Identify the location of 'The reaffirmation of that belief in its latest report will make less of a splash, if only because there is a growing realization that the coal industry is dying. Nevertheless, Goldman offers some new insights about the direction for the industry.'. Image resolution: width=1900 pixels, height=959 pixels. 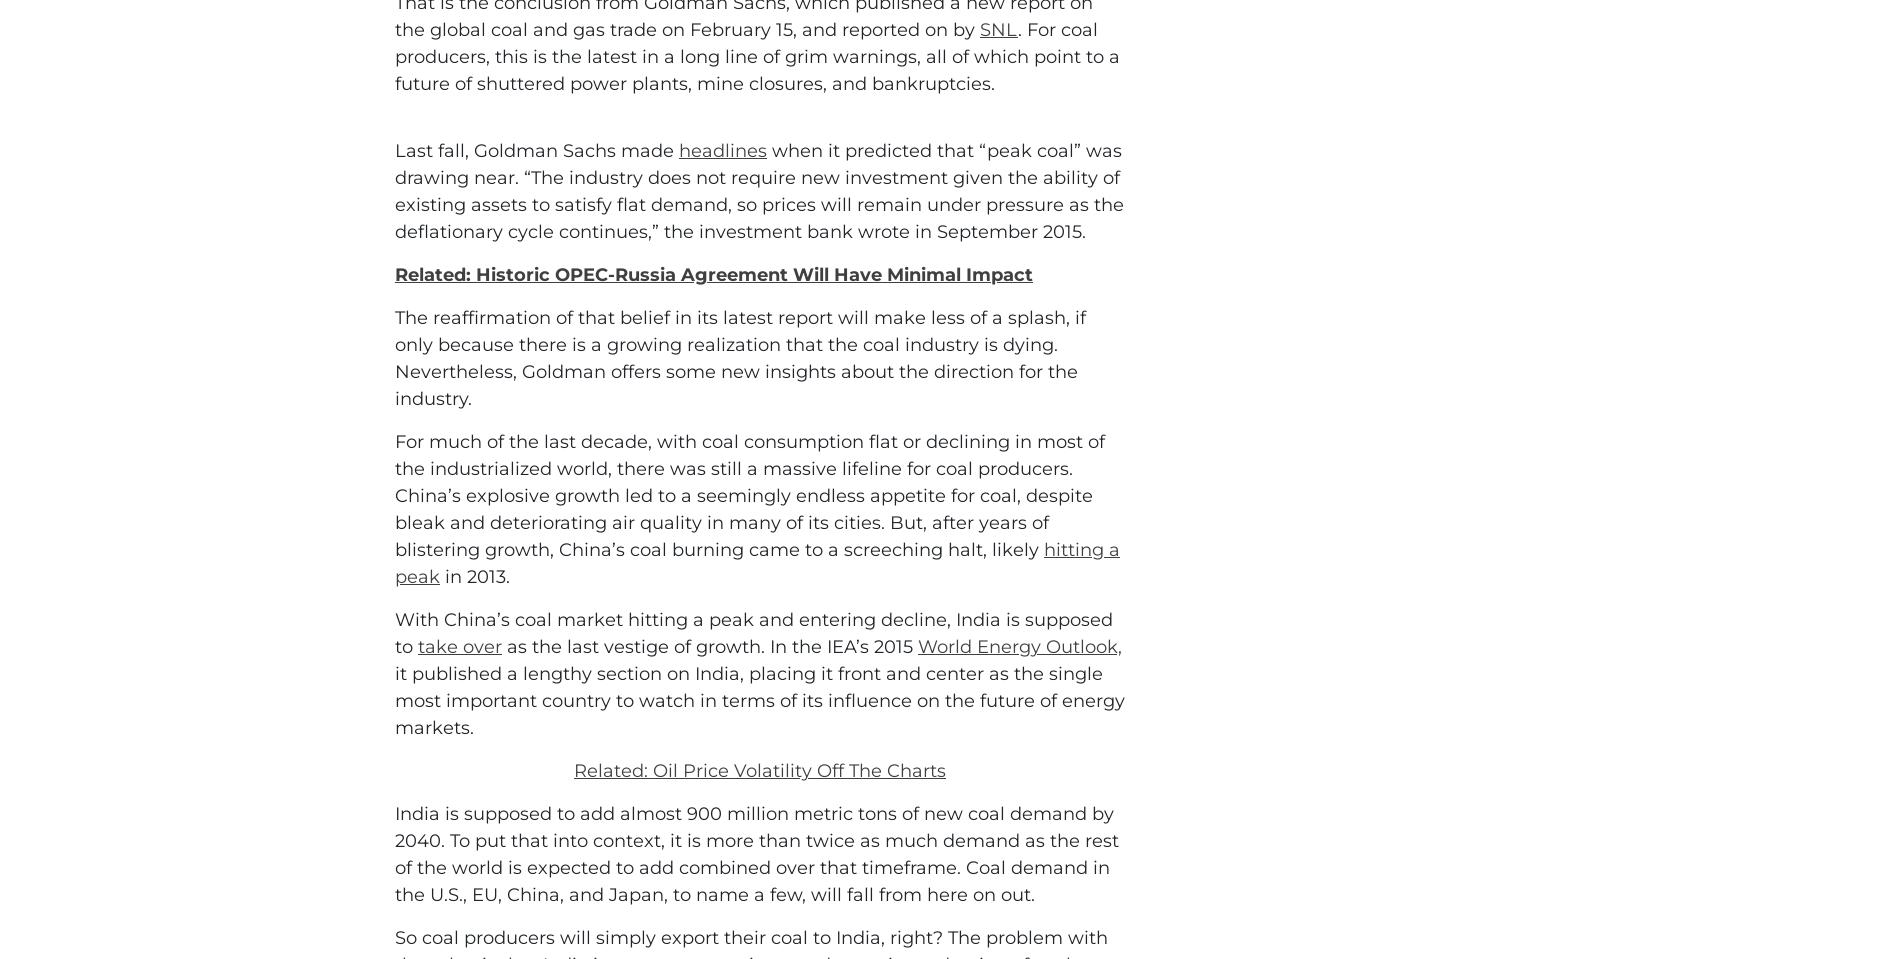
(739, 447).